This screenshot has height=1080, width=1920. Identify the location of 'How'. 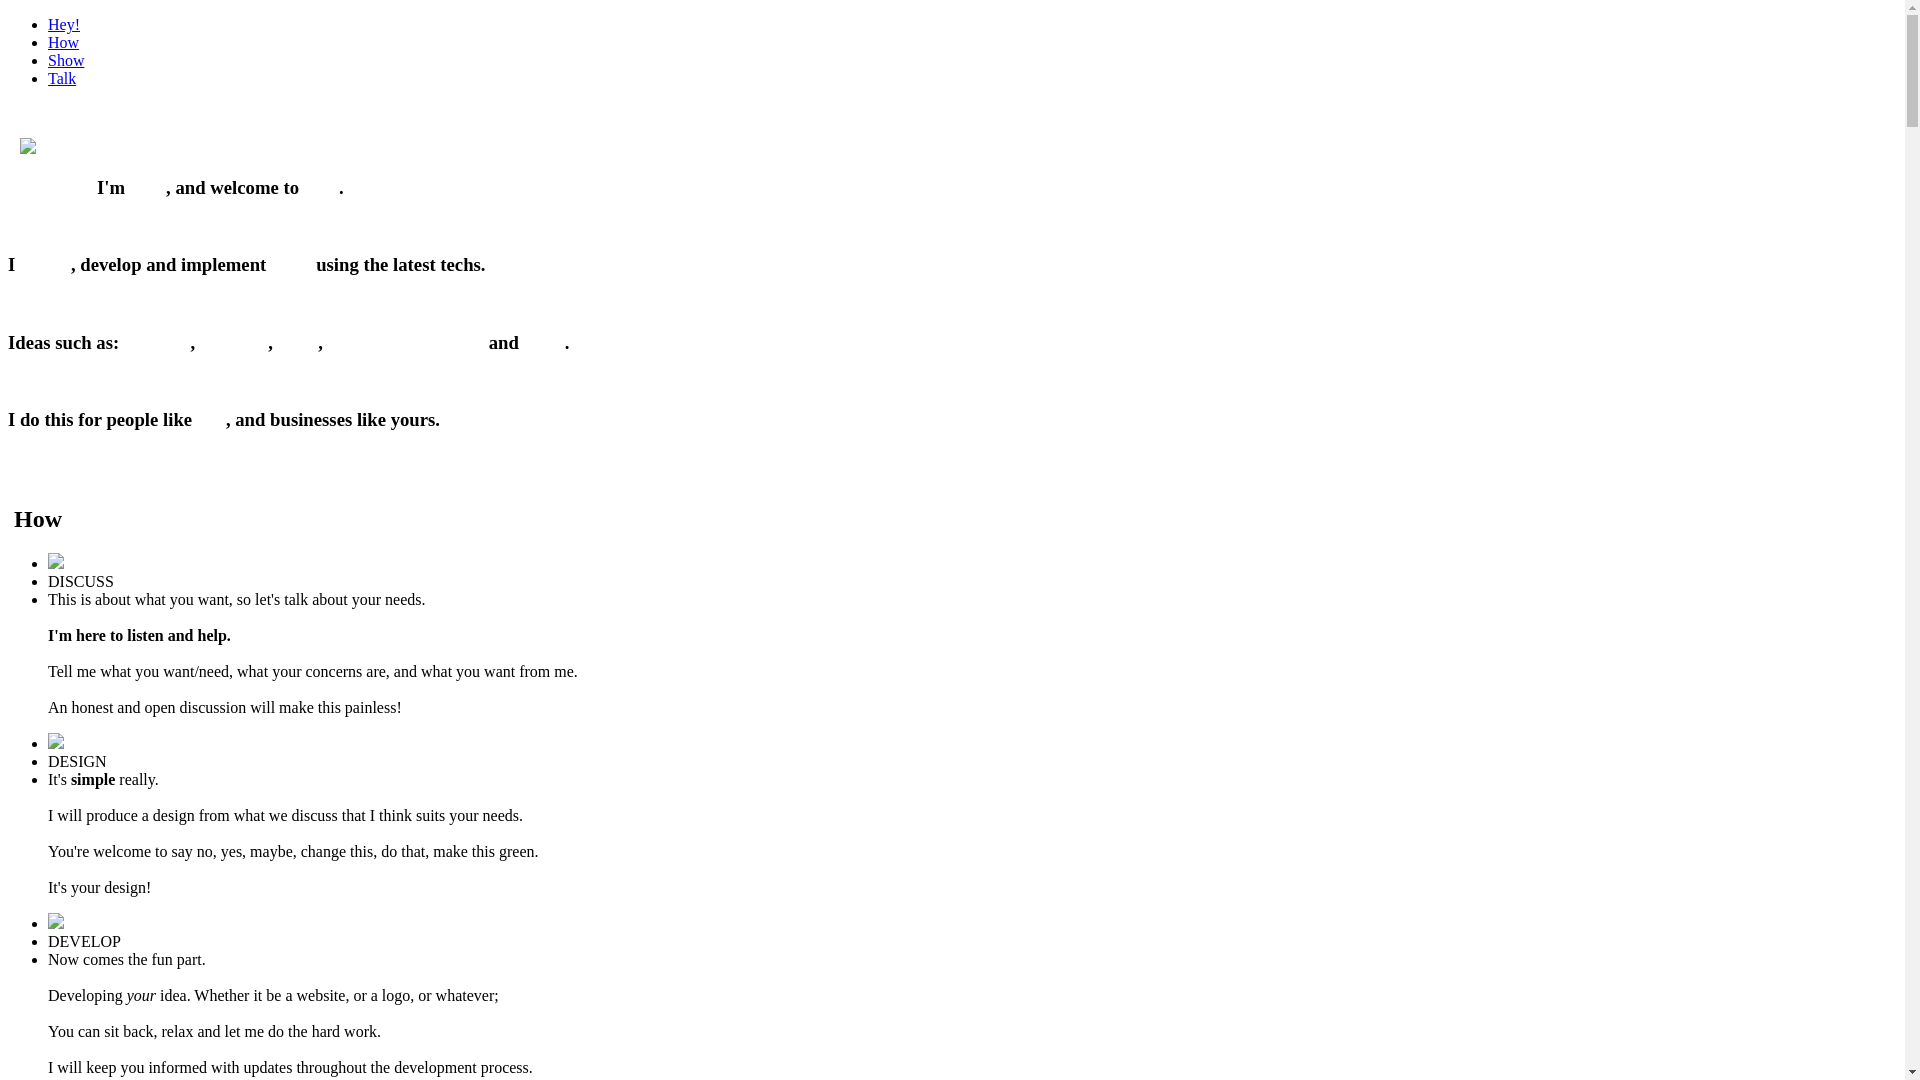
(63, 42).